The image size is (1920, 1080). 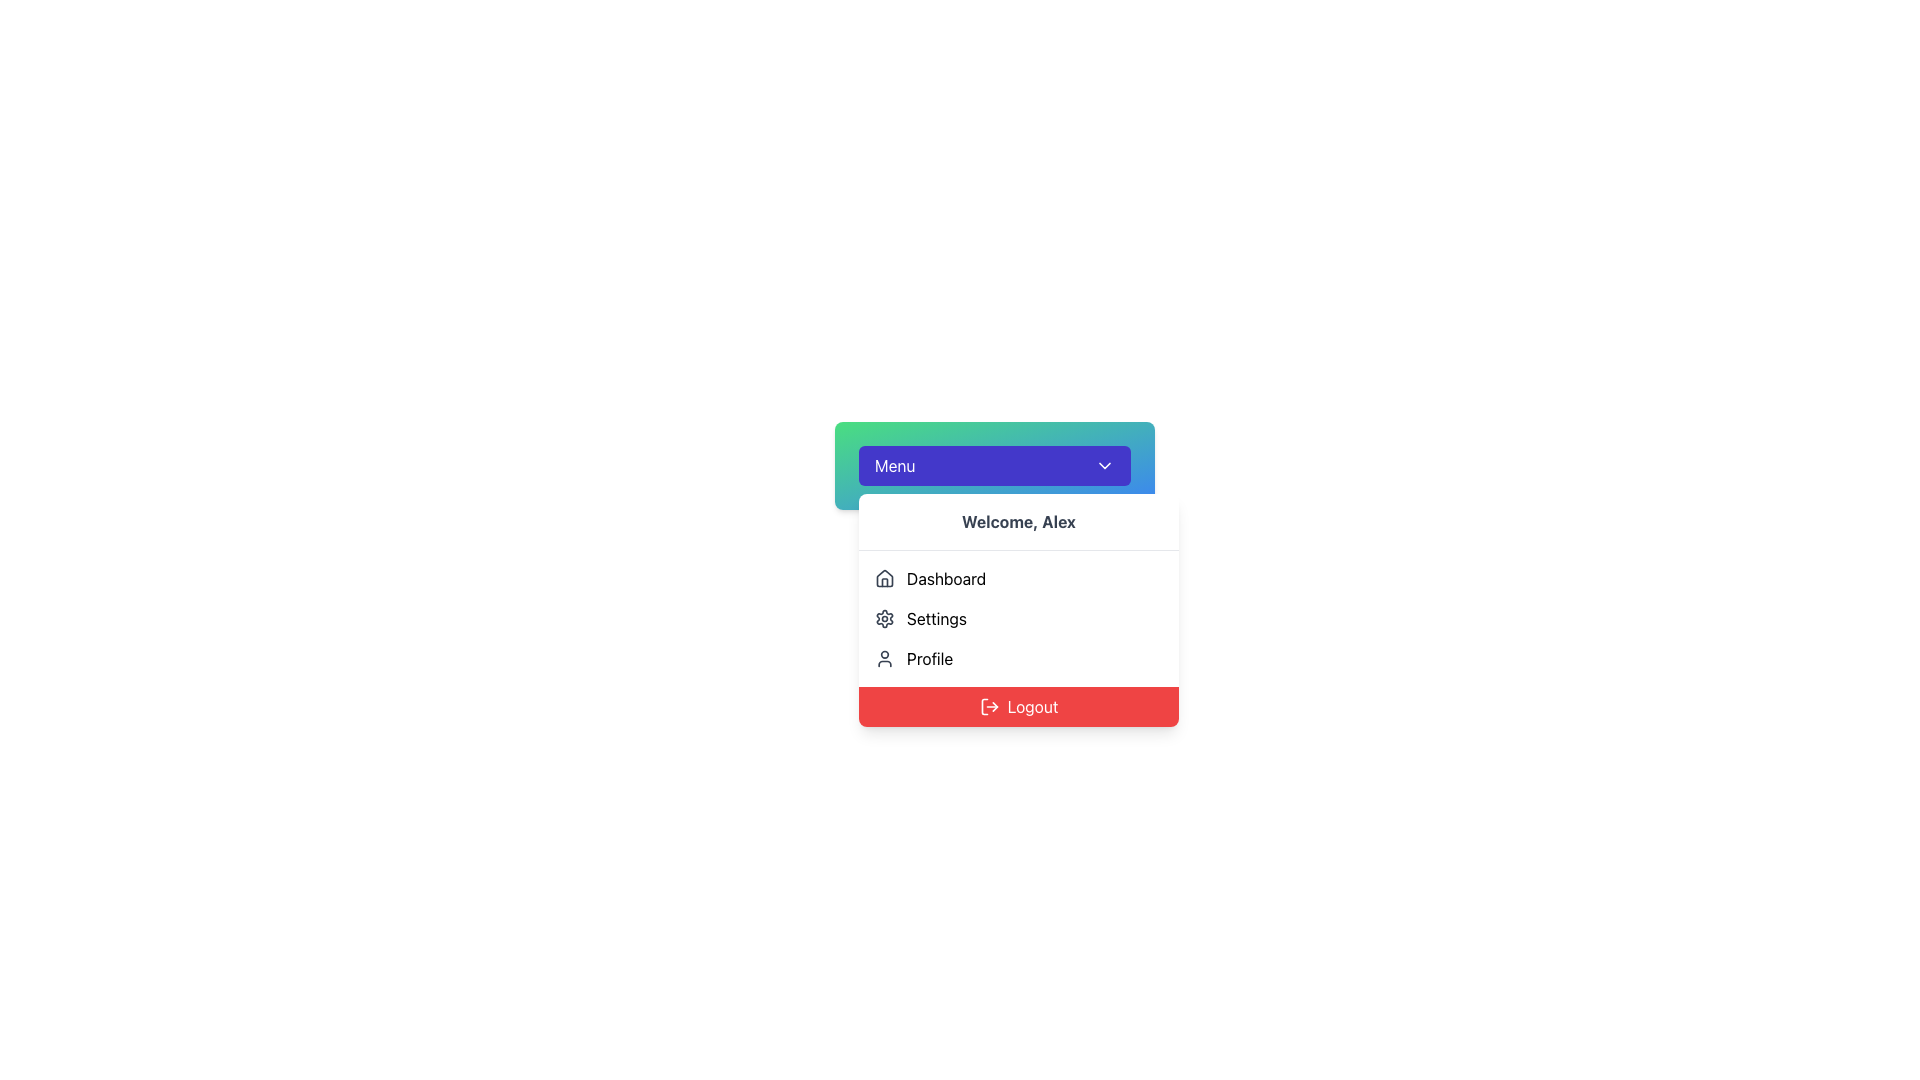 I want to click on the settings menu icon, which is the leftmost visual part of the 'Settings' menu item under the 'Welcome, Alex' header, so click(x=883, y=617).